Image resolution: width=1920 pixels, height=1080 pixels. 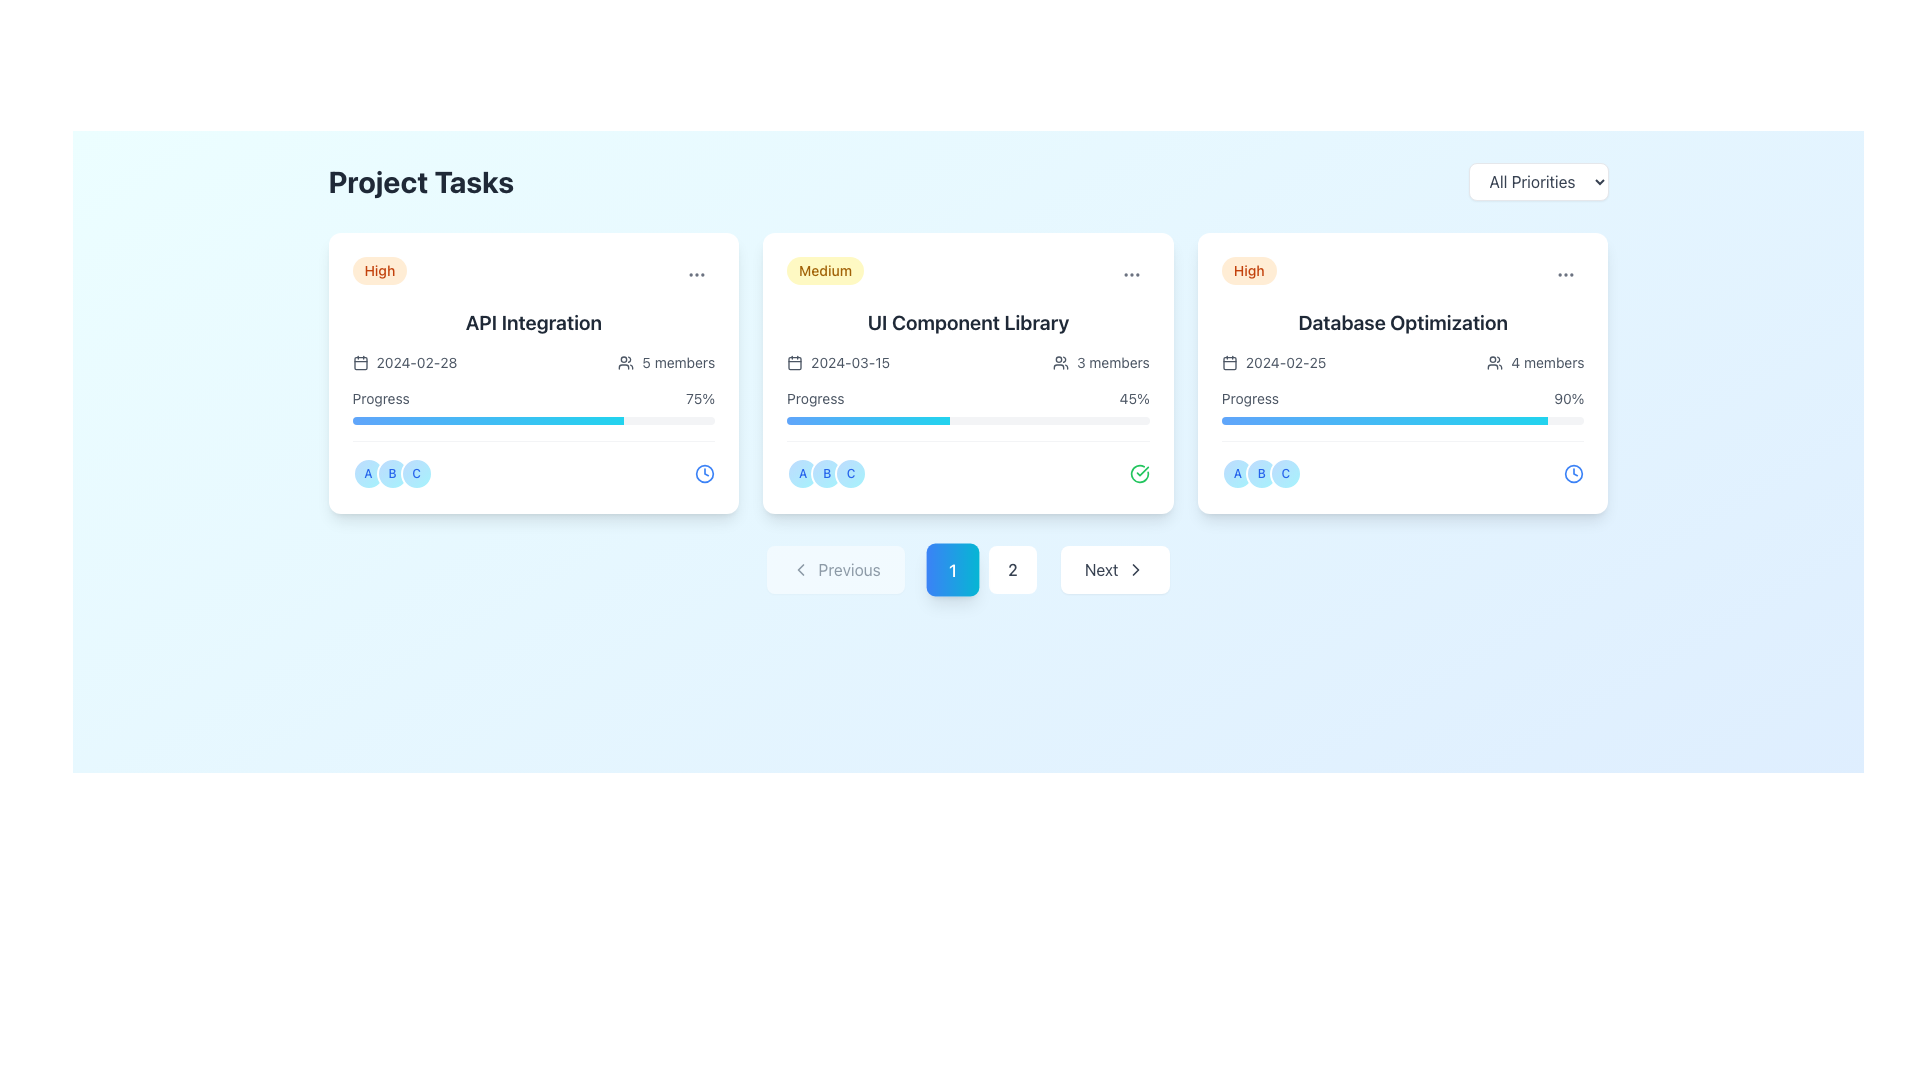 I want to click on the static text label indicating the progress of the 'UI Component Library' task, which is located above the progress bar and to the left of the '45%' percentage text, so click(x=815, y=398).